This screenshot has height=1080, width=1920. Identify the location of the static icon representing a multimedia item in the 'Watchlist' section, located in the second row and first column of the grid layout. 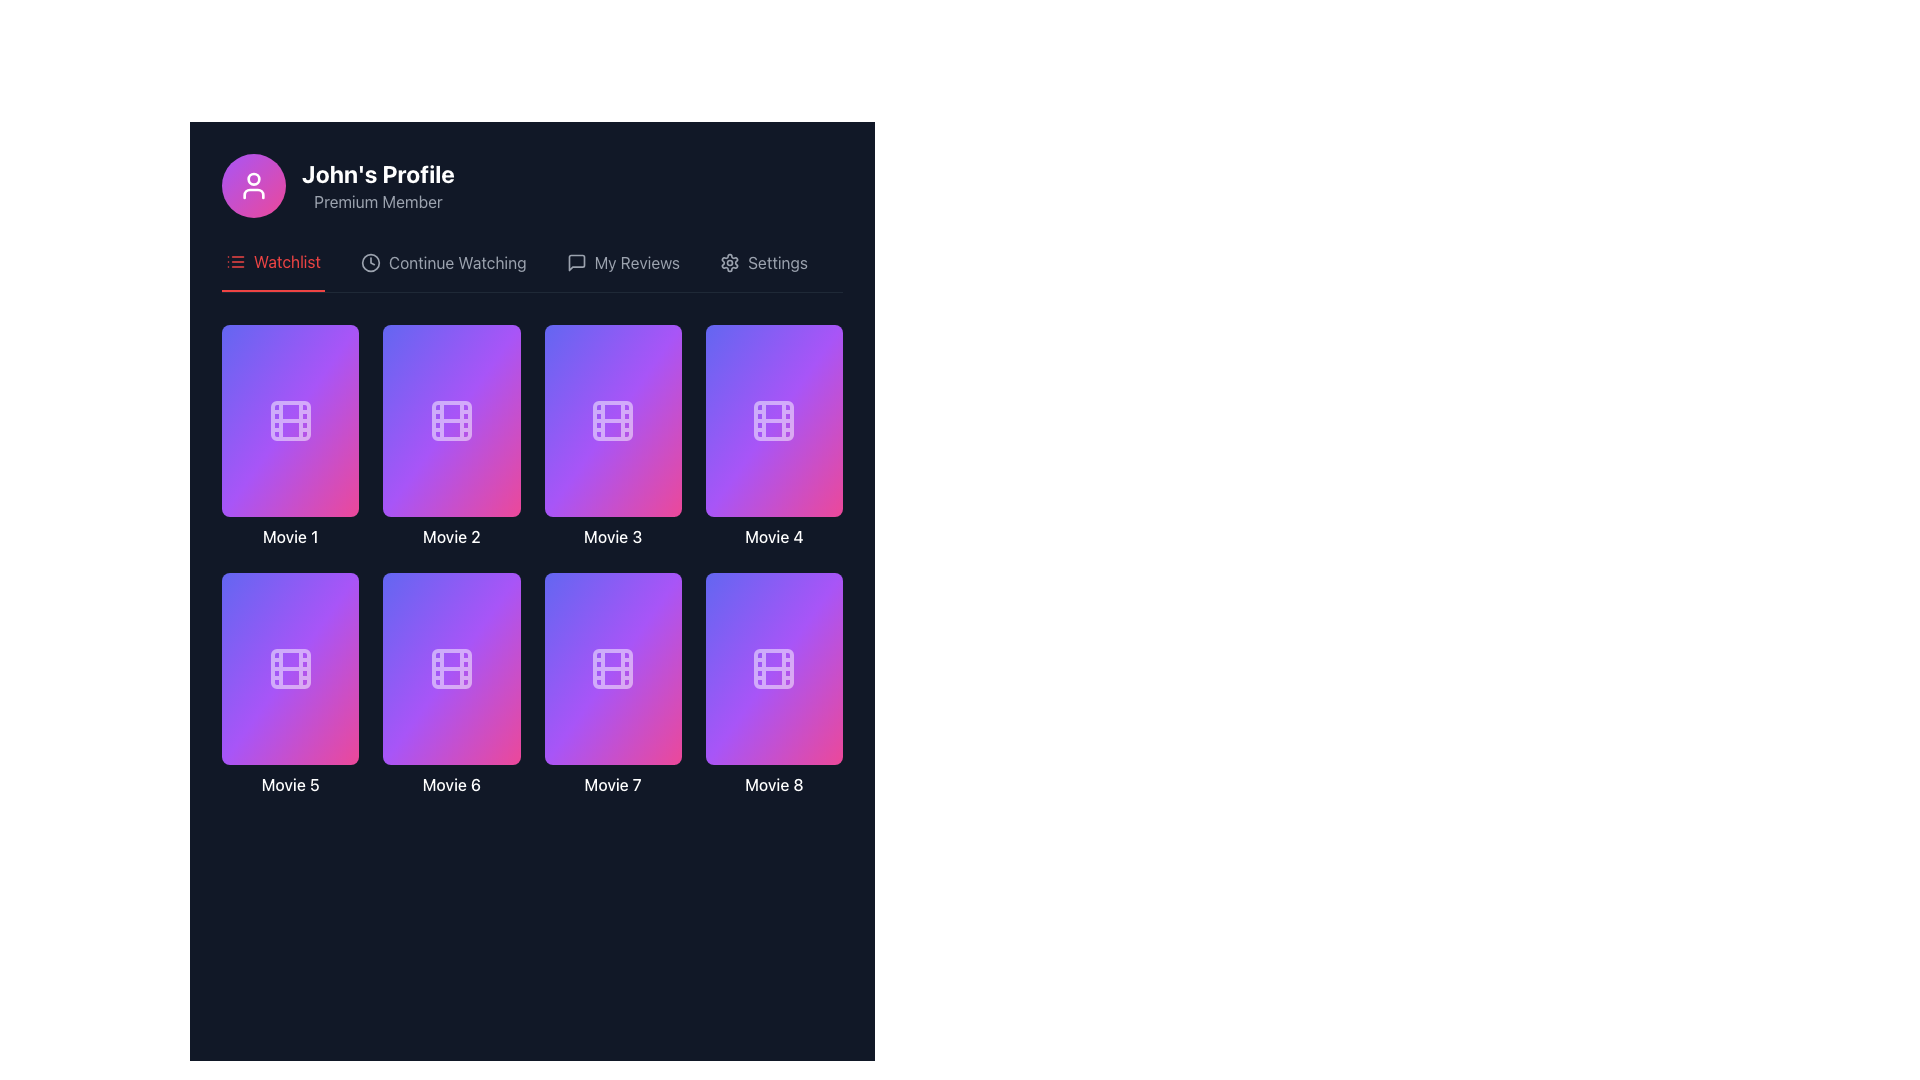
(289, 668).